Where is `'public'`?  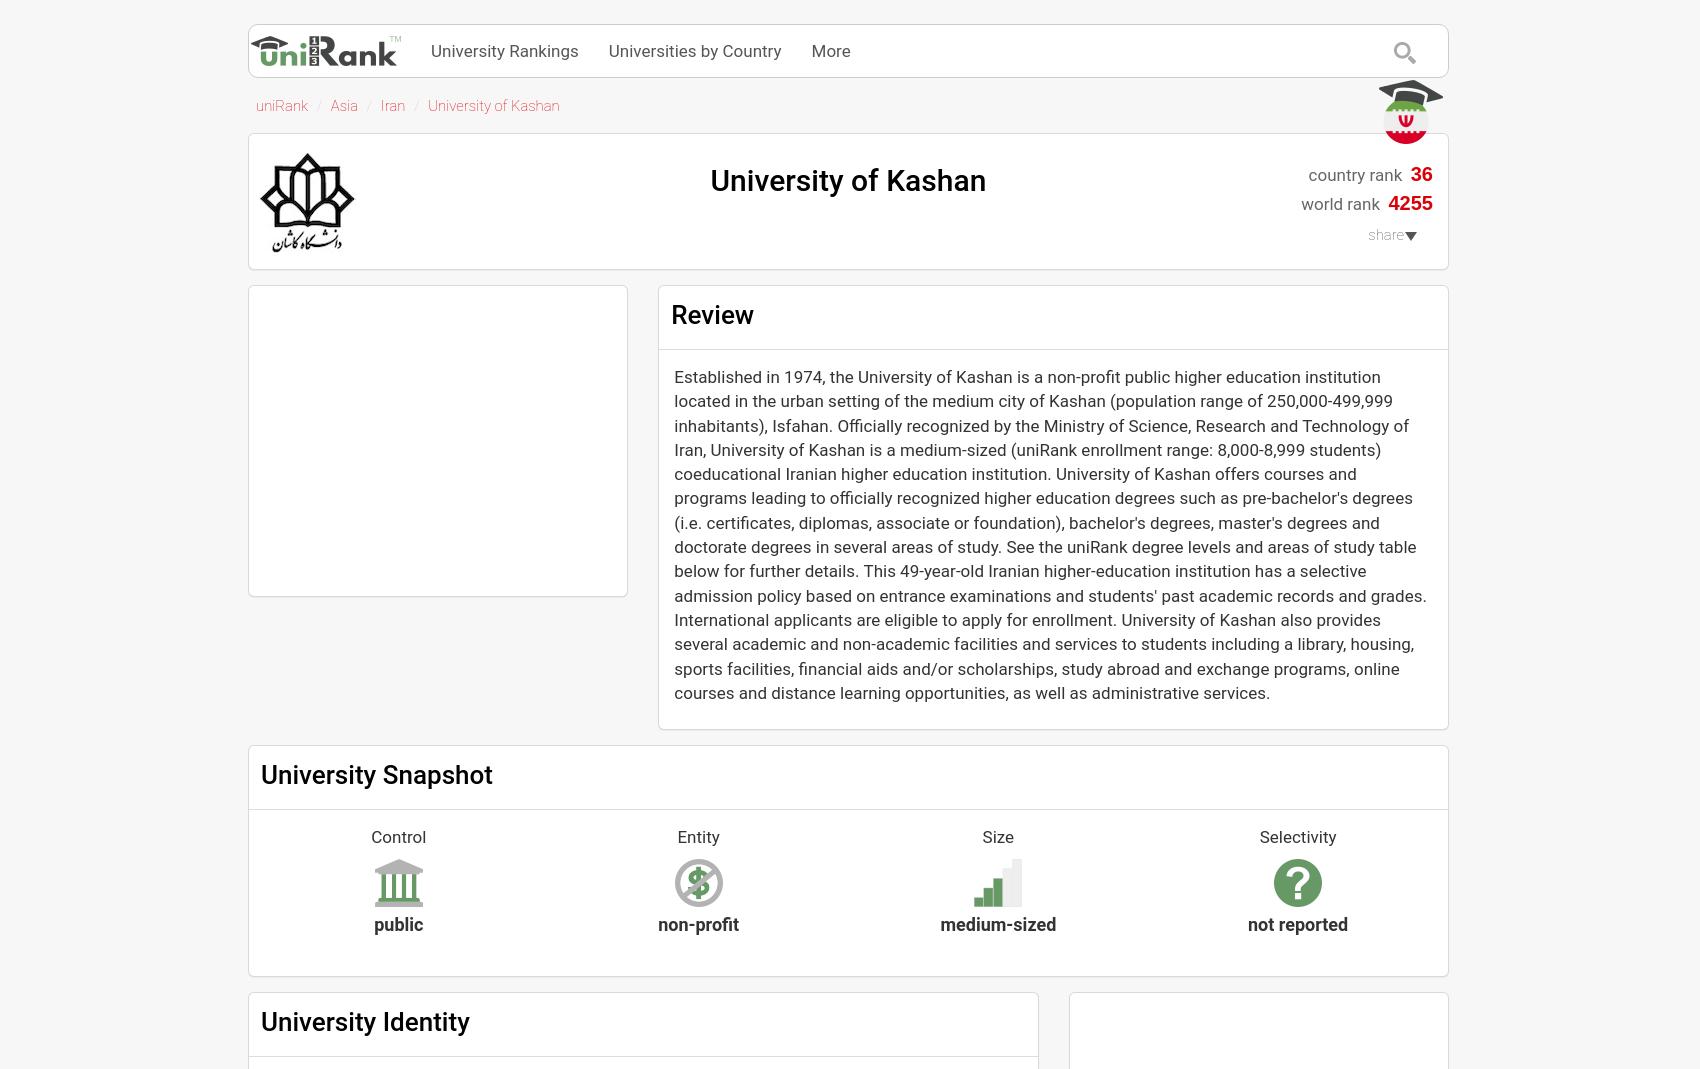 'public' is located at coordinates (373, 922).